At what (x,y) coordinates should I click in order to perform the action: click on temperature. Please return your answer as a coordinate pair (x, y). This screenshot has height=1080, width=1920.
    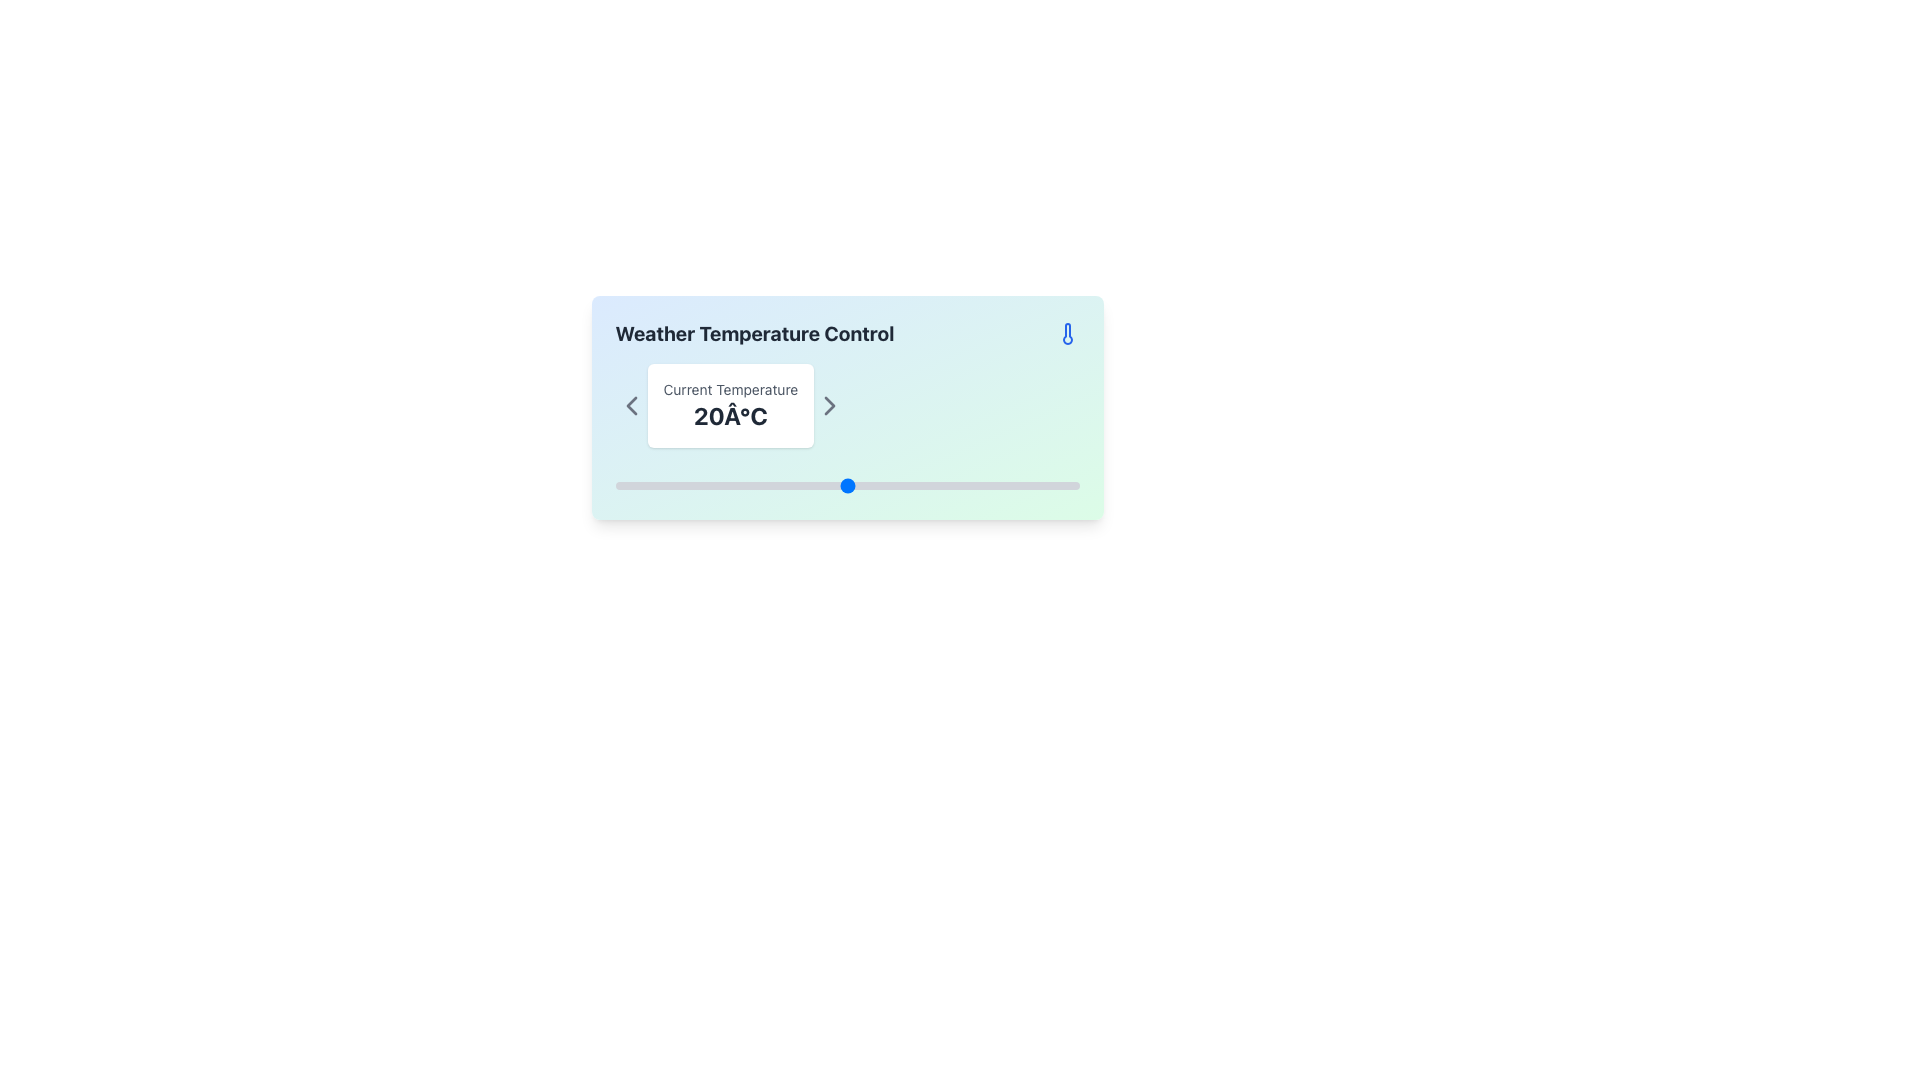
    Looking at the image, I should click on (1033, 486).